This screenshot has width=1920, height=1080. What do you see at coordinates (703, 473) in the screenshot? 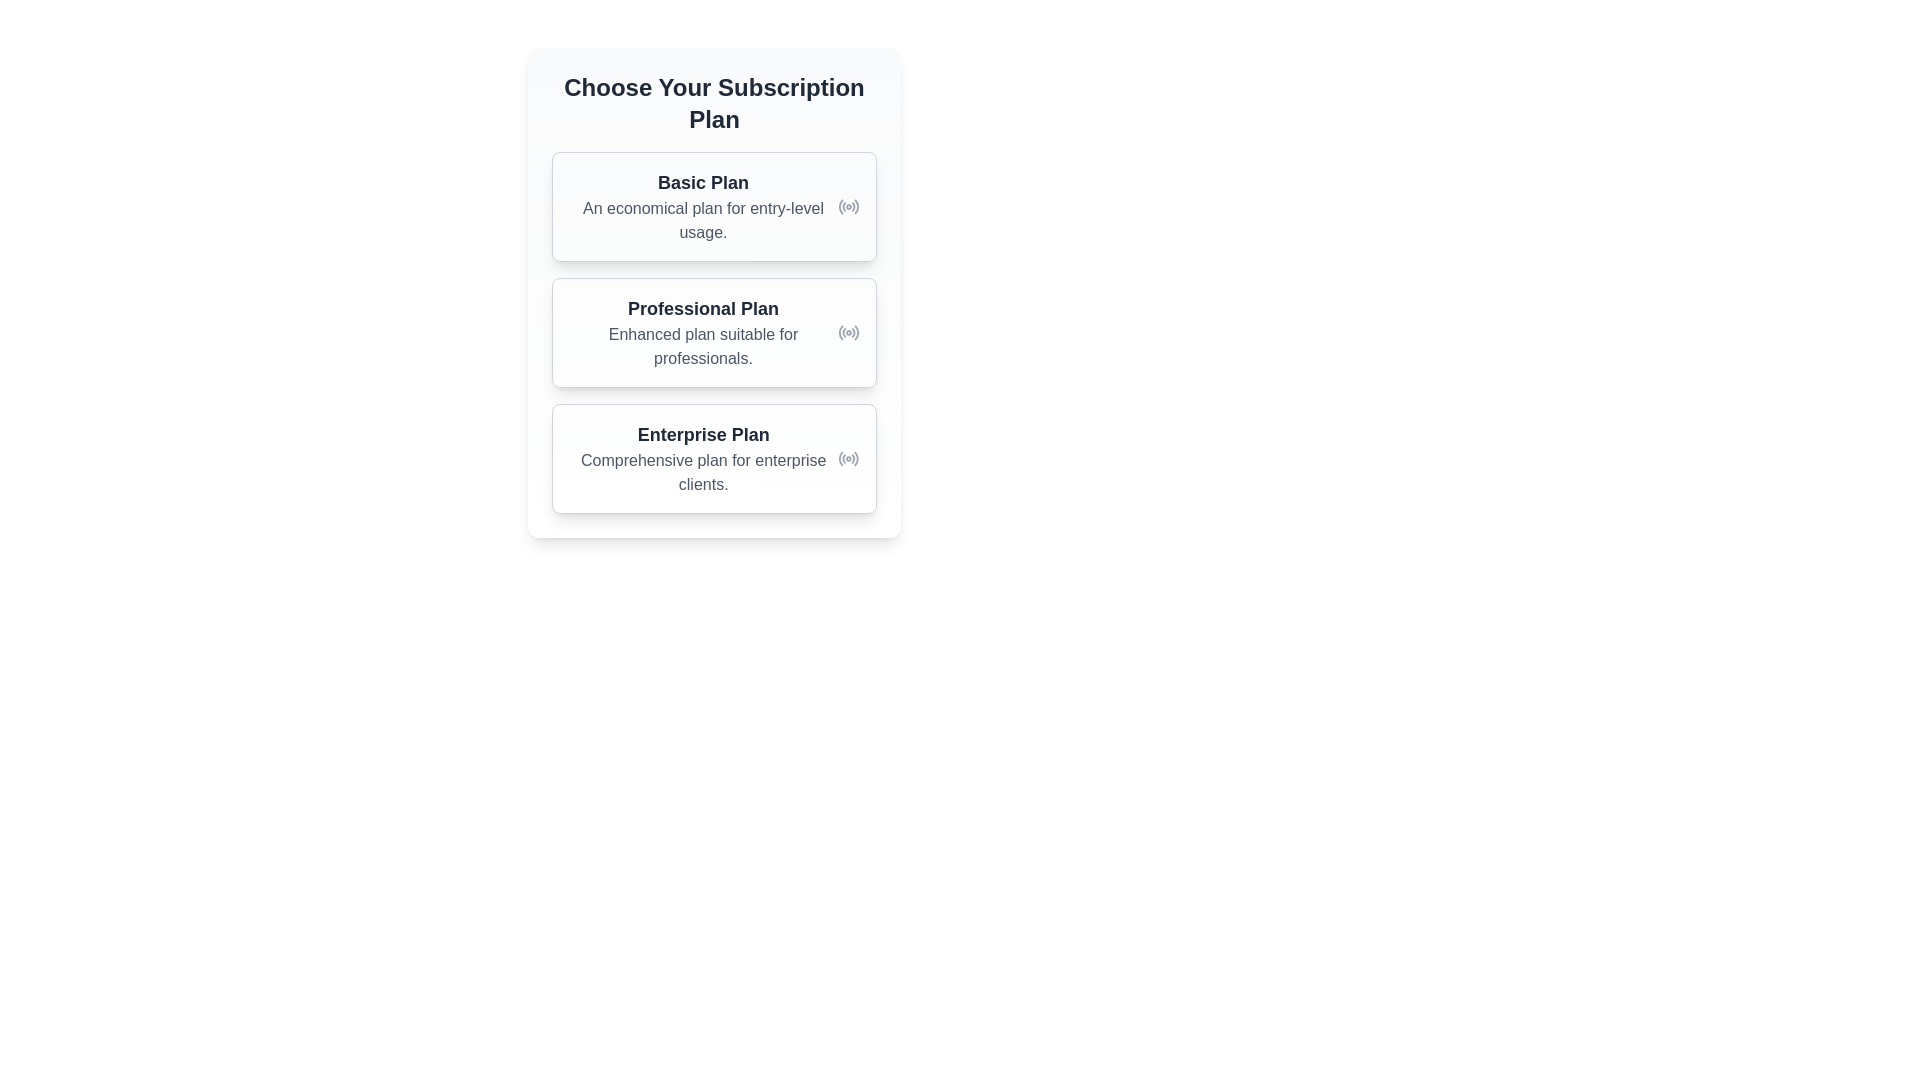
I see `the text element displaying 'Comprehensive plan for enterprise clients.' which is styled in gray and positioned below the title 'Enterprise Plan.'` at bounding box center [703, 473].